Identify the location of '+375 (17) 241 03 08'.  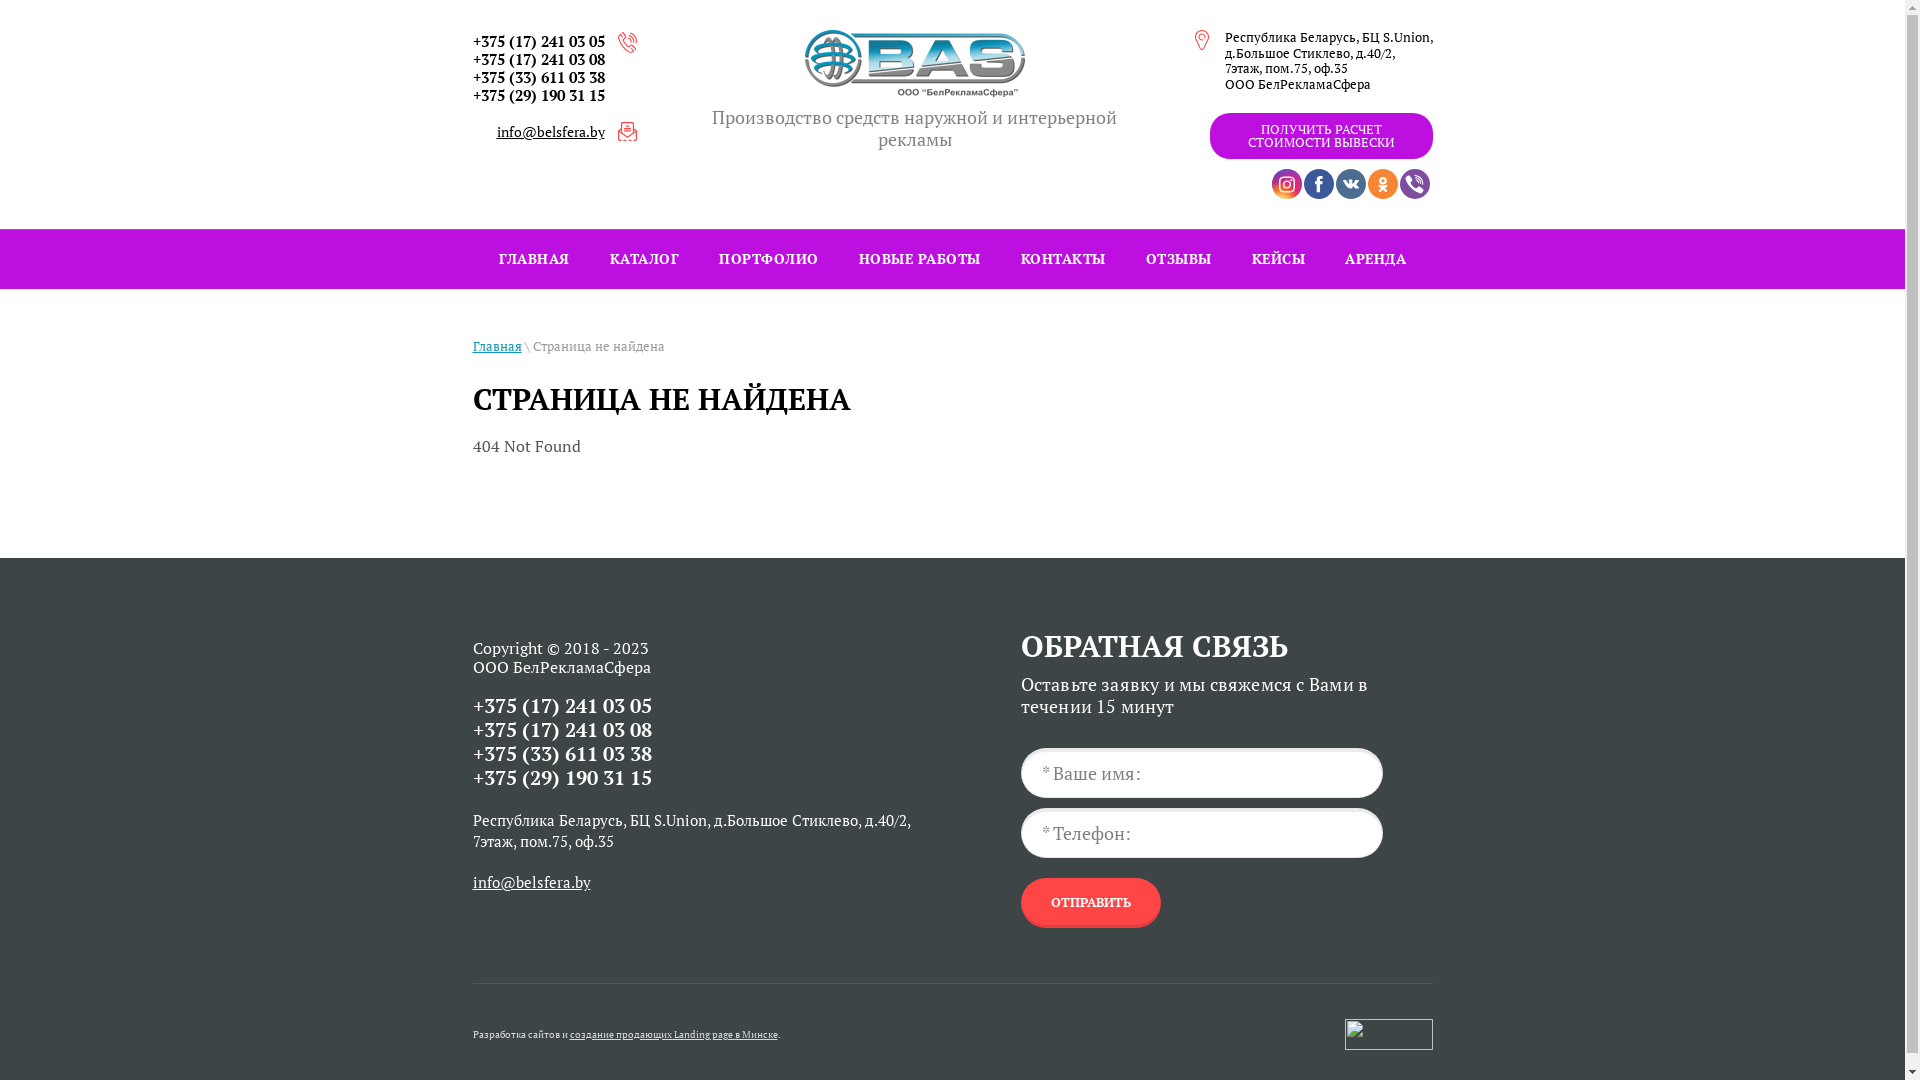
(560, 729).